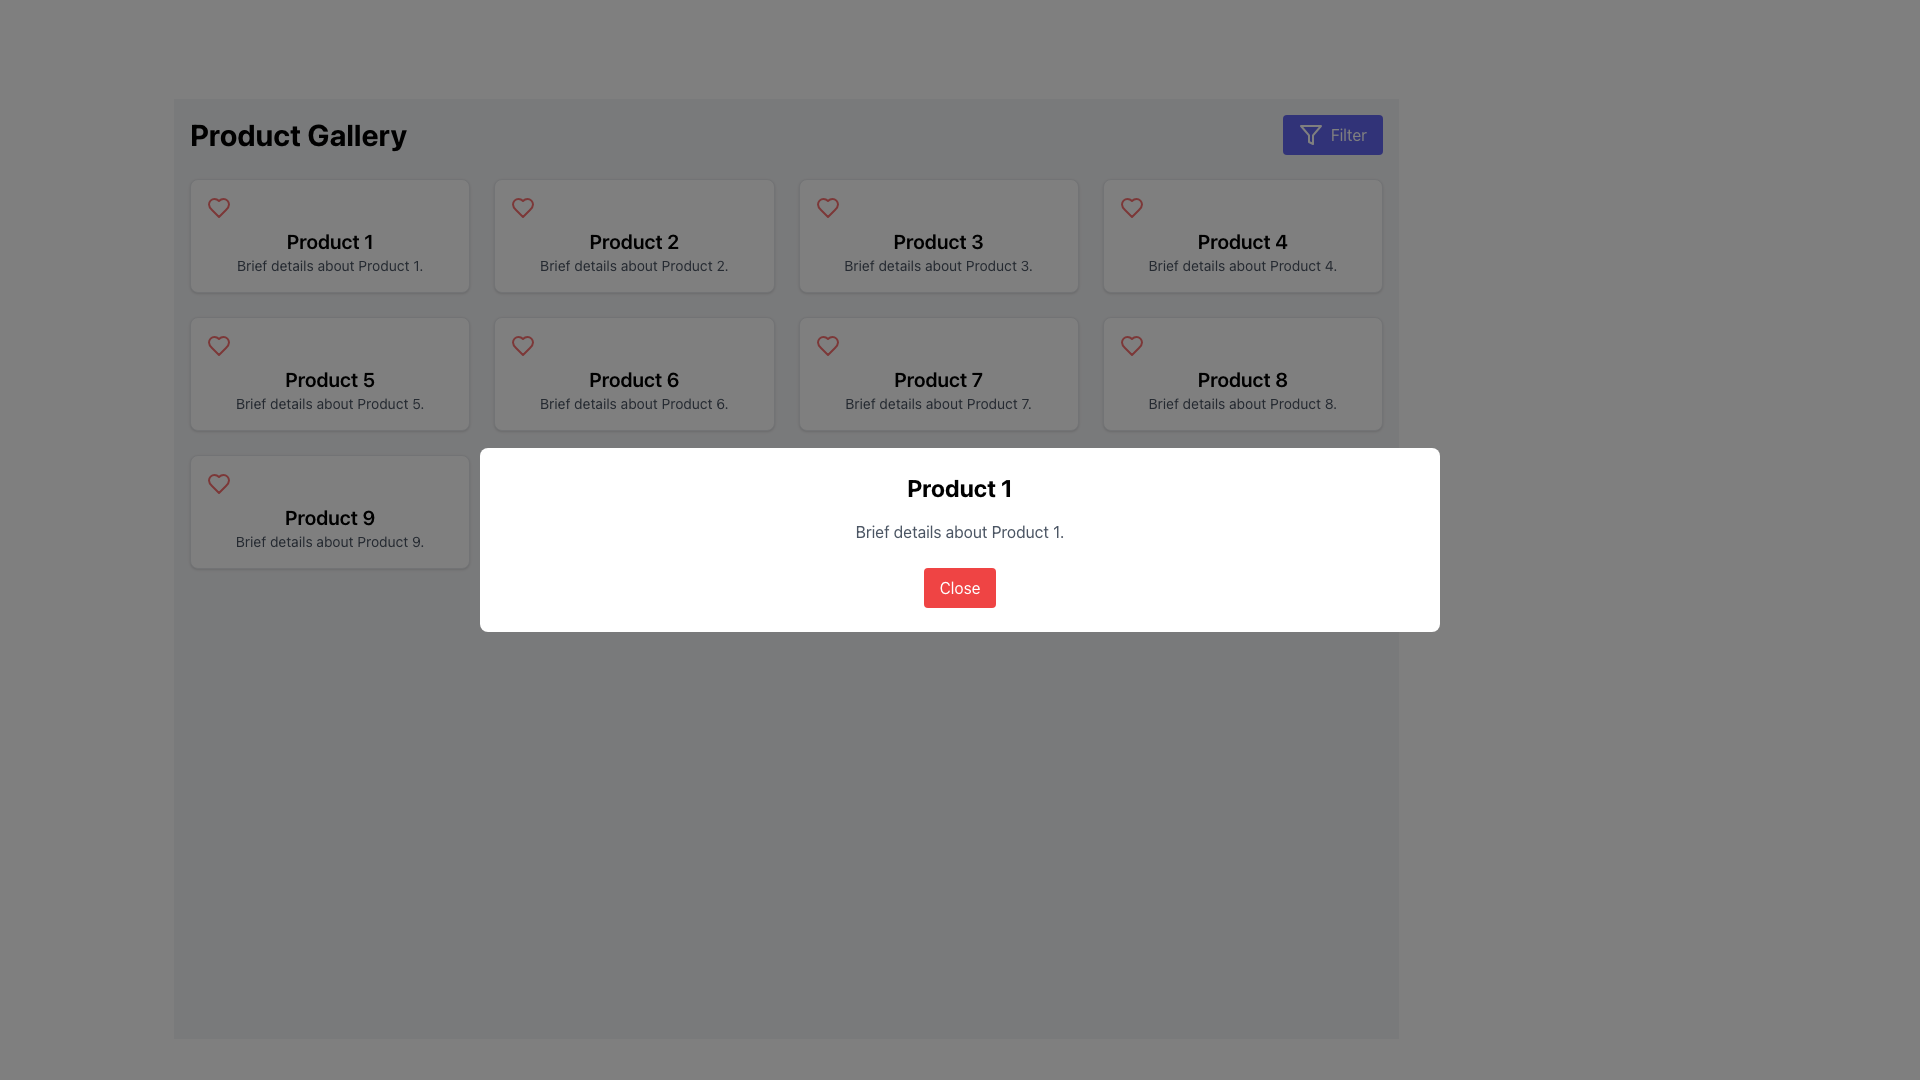 This screenshot has width=1920, height=1080. Describe the element at coordinates (827, 345) in the screenshot. I see `the like or save icon located at the top-left corner of the card titled 'Product 7' in the third row, second column of the grid layout` at that location.